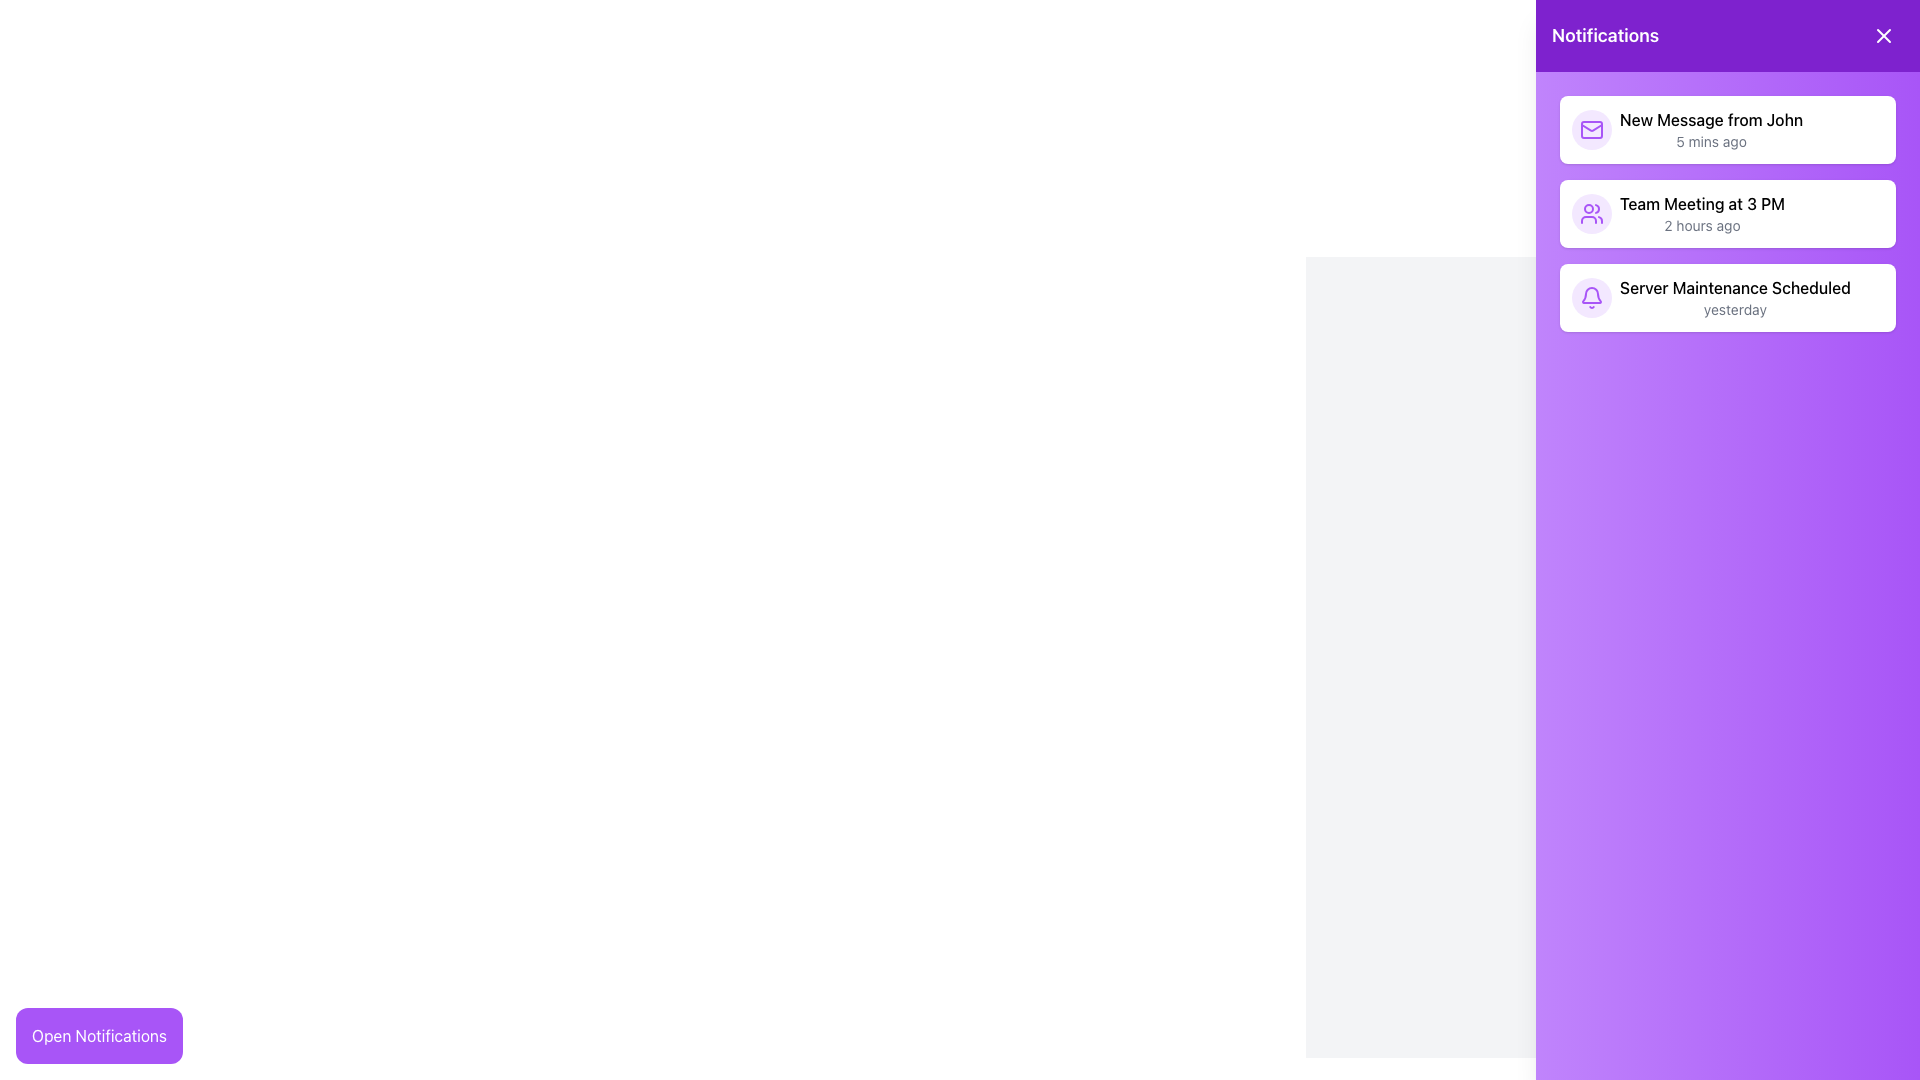 Image resolution: width=1920 pixels, height=1080 pixels. What do you see at coordinates (1701, 225) in the screenshot?
I see `text from the small gray text label displaying the time elapsed since a notification, positioned below 'Team Meeting at 3 PM' in the Notifications panel` at bounding box center [1701, 225].